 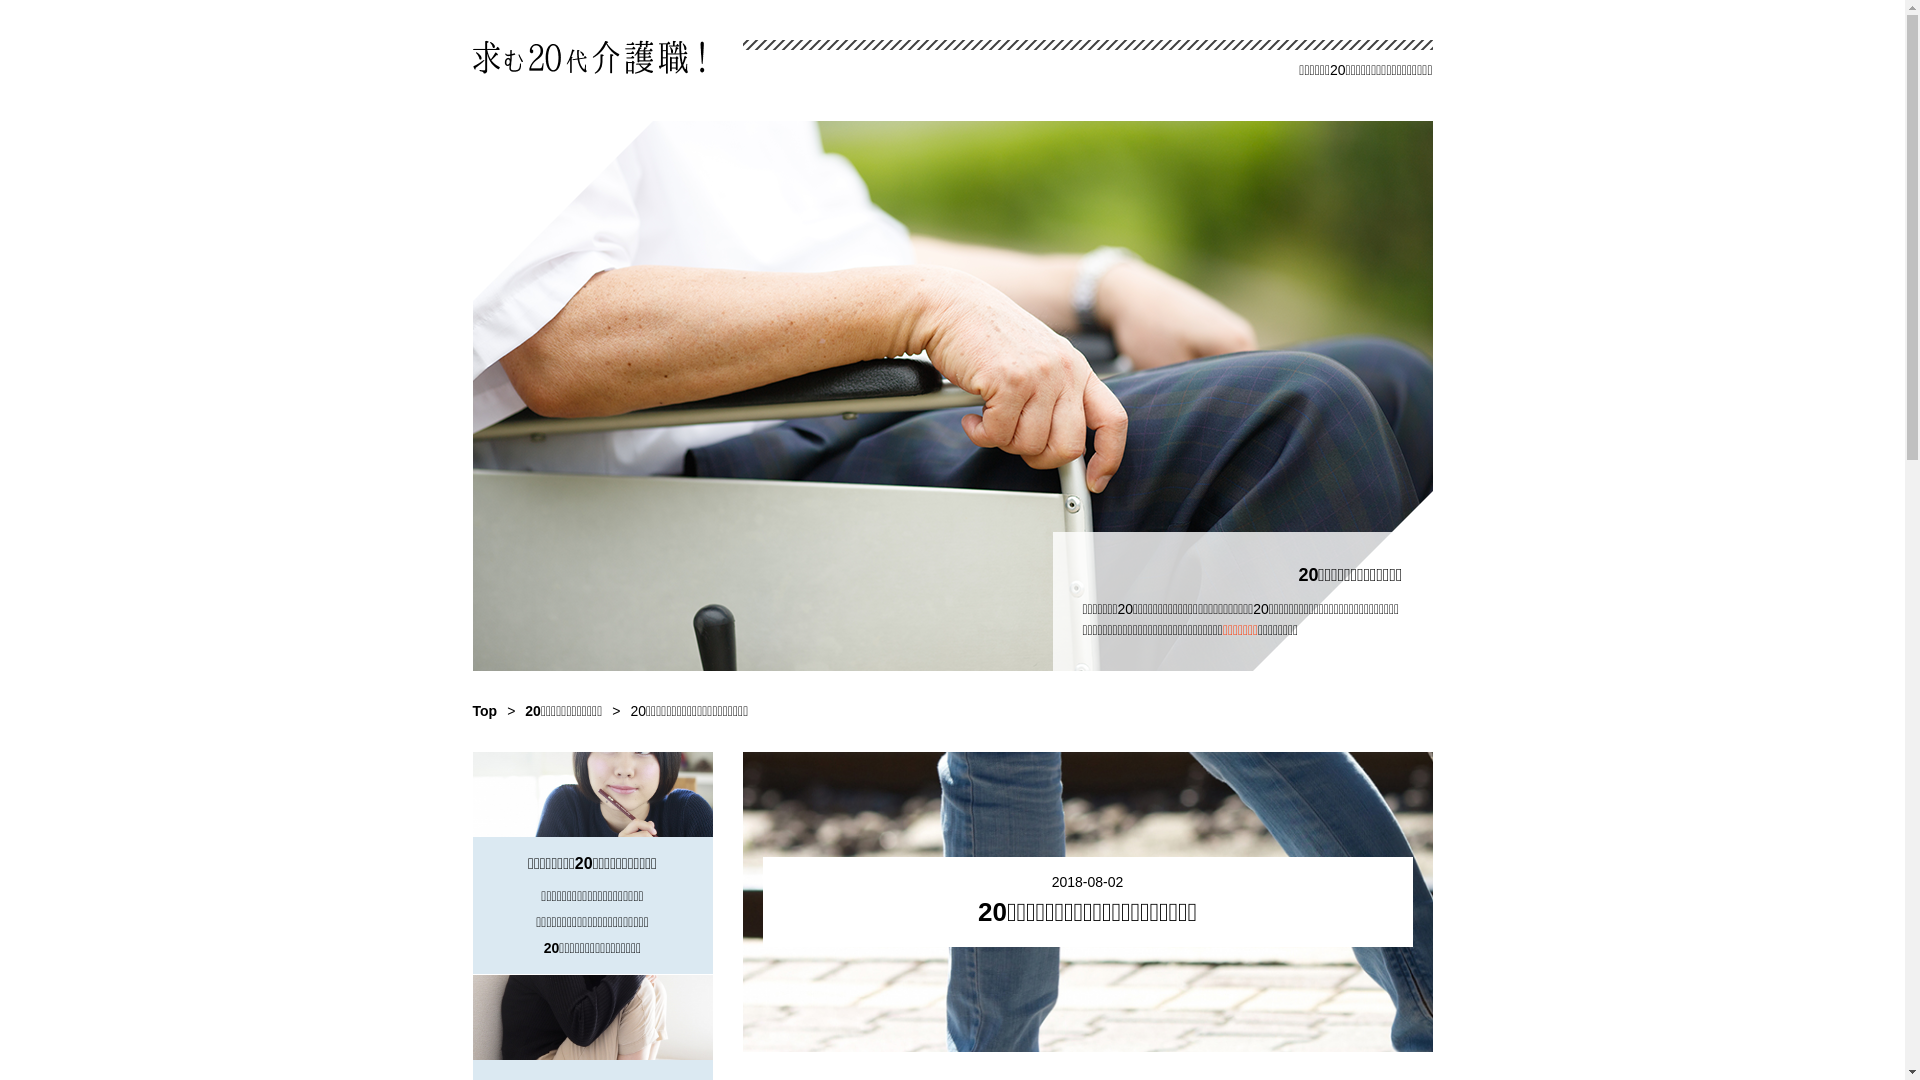 What do you see at coordinates (484, 709) in the screenshot?
I see `'Top'` at bounding box center [484, 709].